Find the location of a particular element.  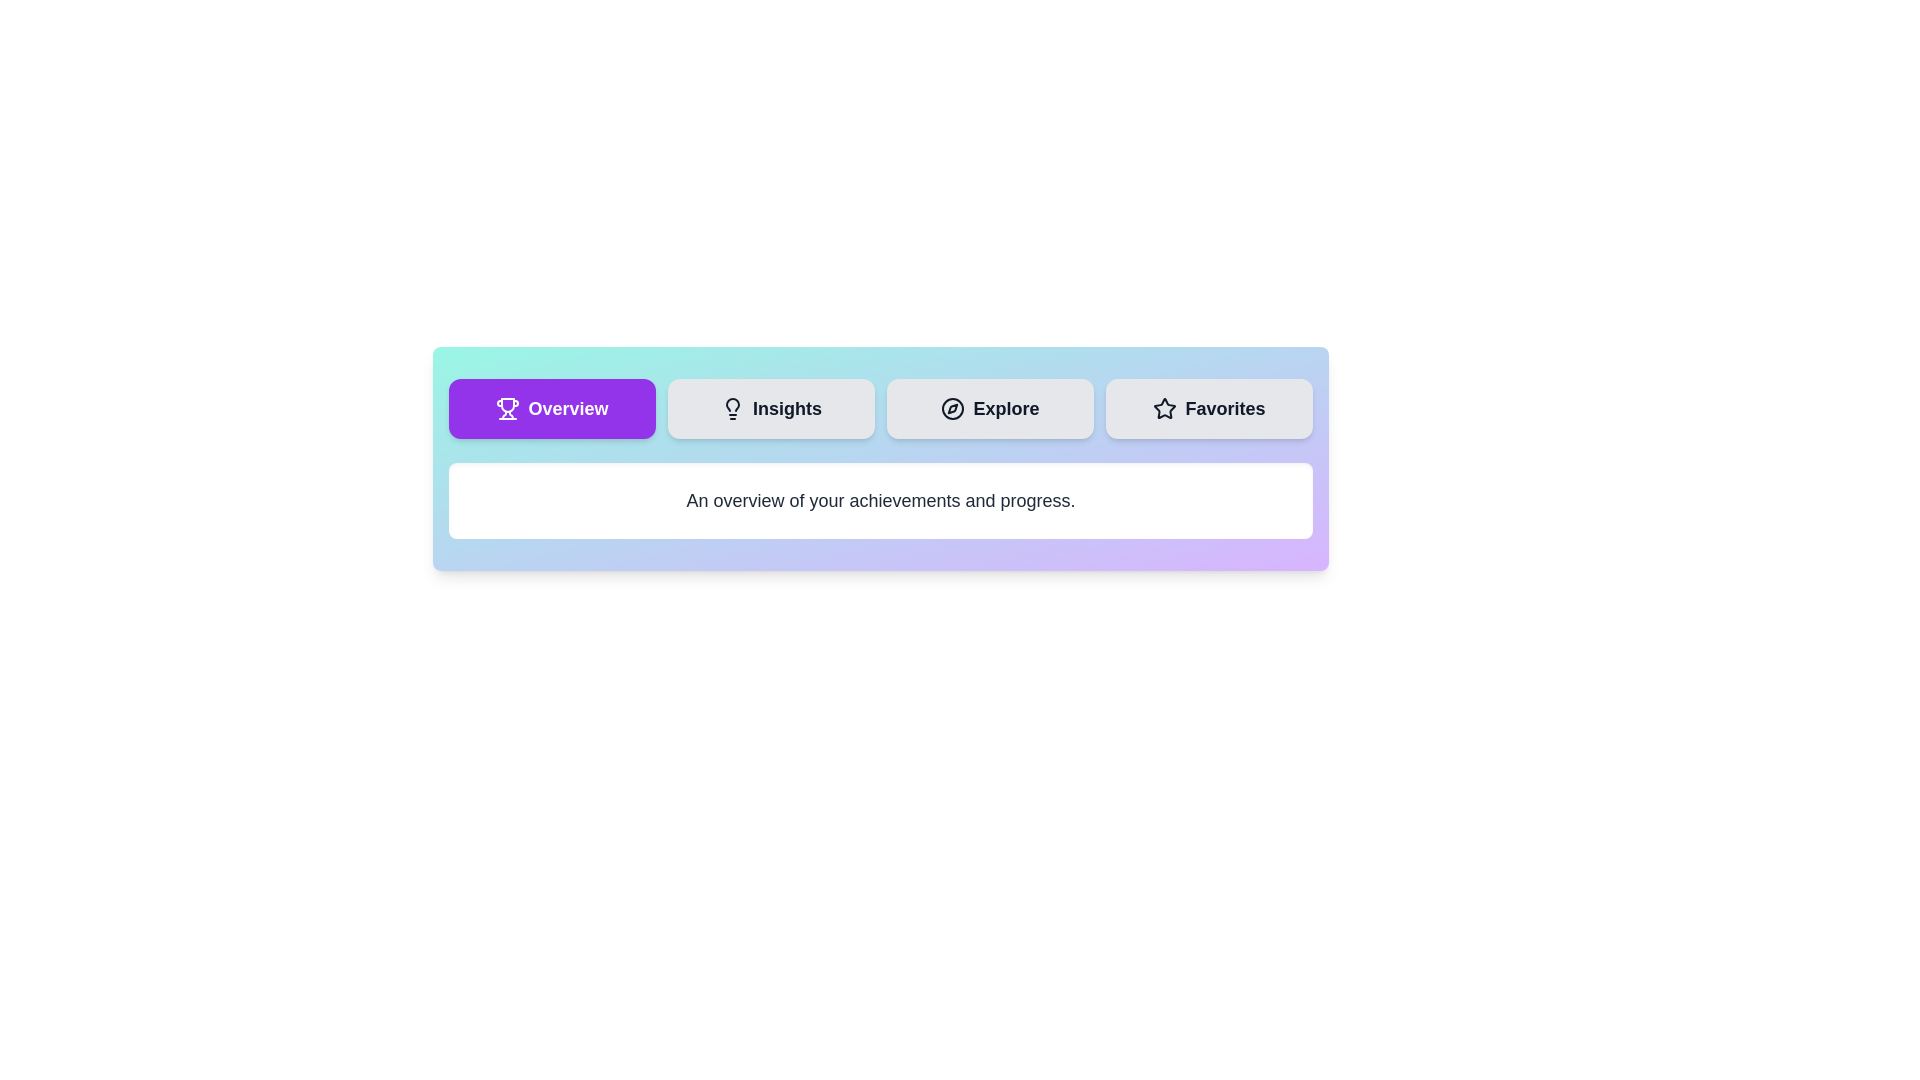

the tab labeled Favorites to observe its hover effect is located at coordinates (1208, 407).